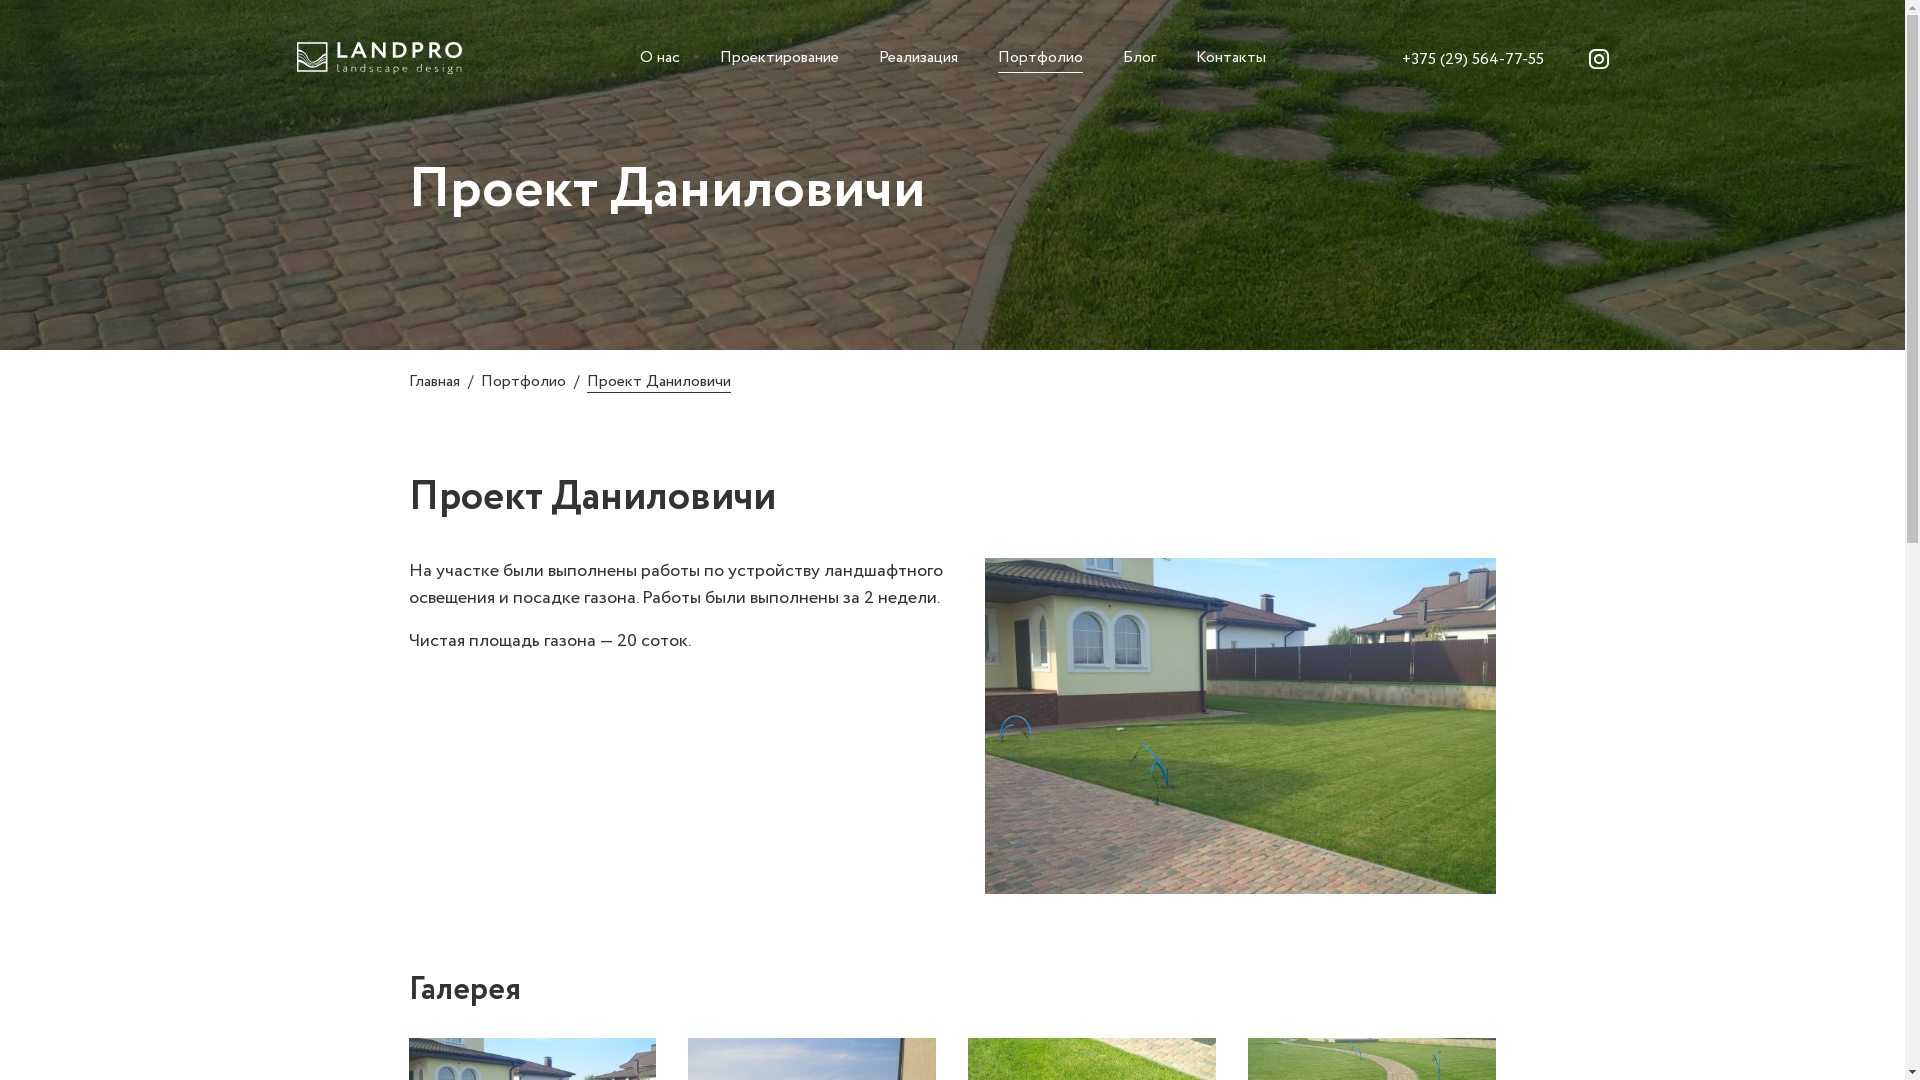  What do you see at coordinates (1473, 58) in the screenshot?
I see `'+375 (29) 564-77-55'` at bounding box center [1473, 58].